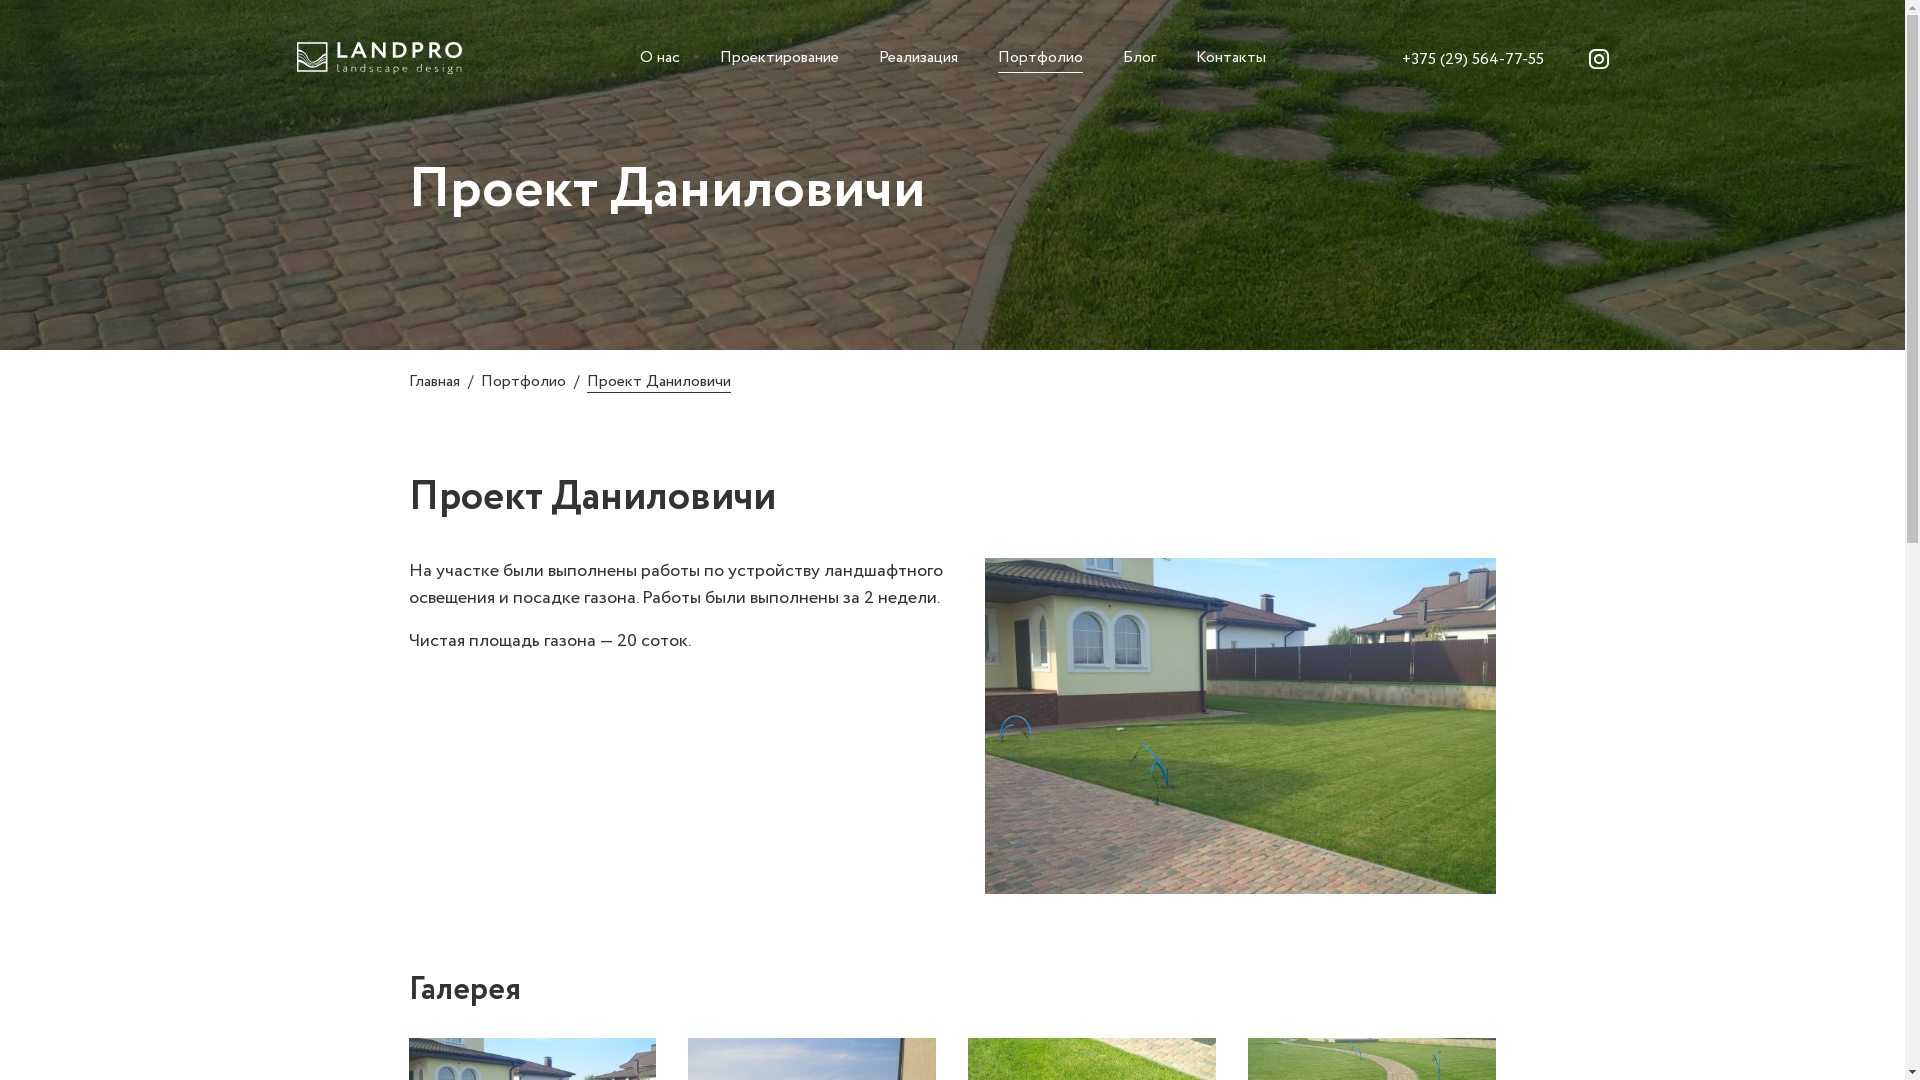  What do you see at coordinates (1473, 58) in the screenshot?
I see `'+375 (29) 564-77-55'` at bounding box center [1473, 58].